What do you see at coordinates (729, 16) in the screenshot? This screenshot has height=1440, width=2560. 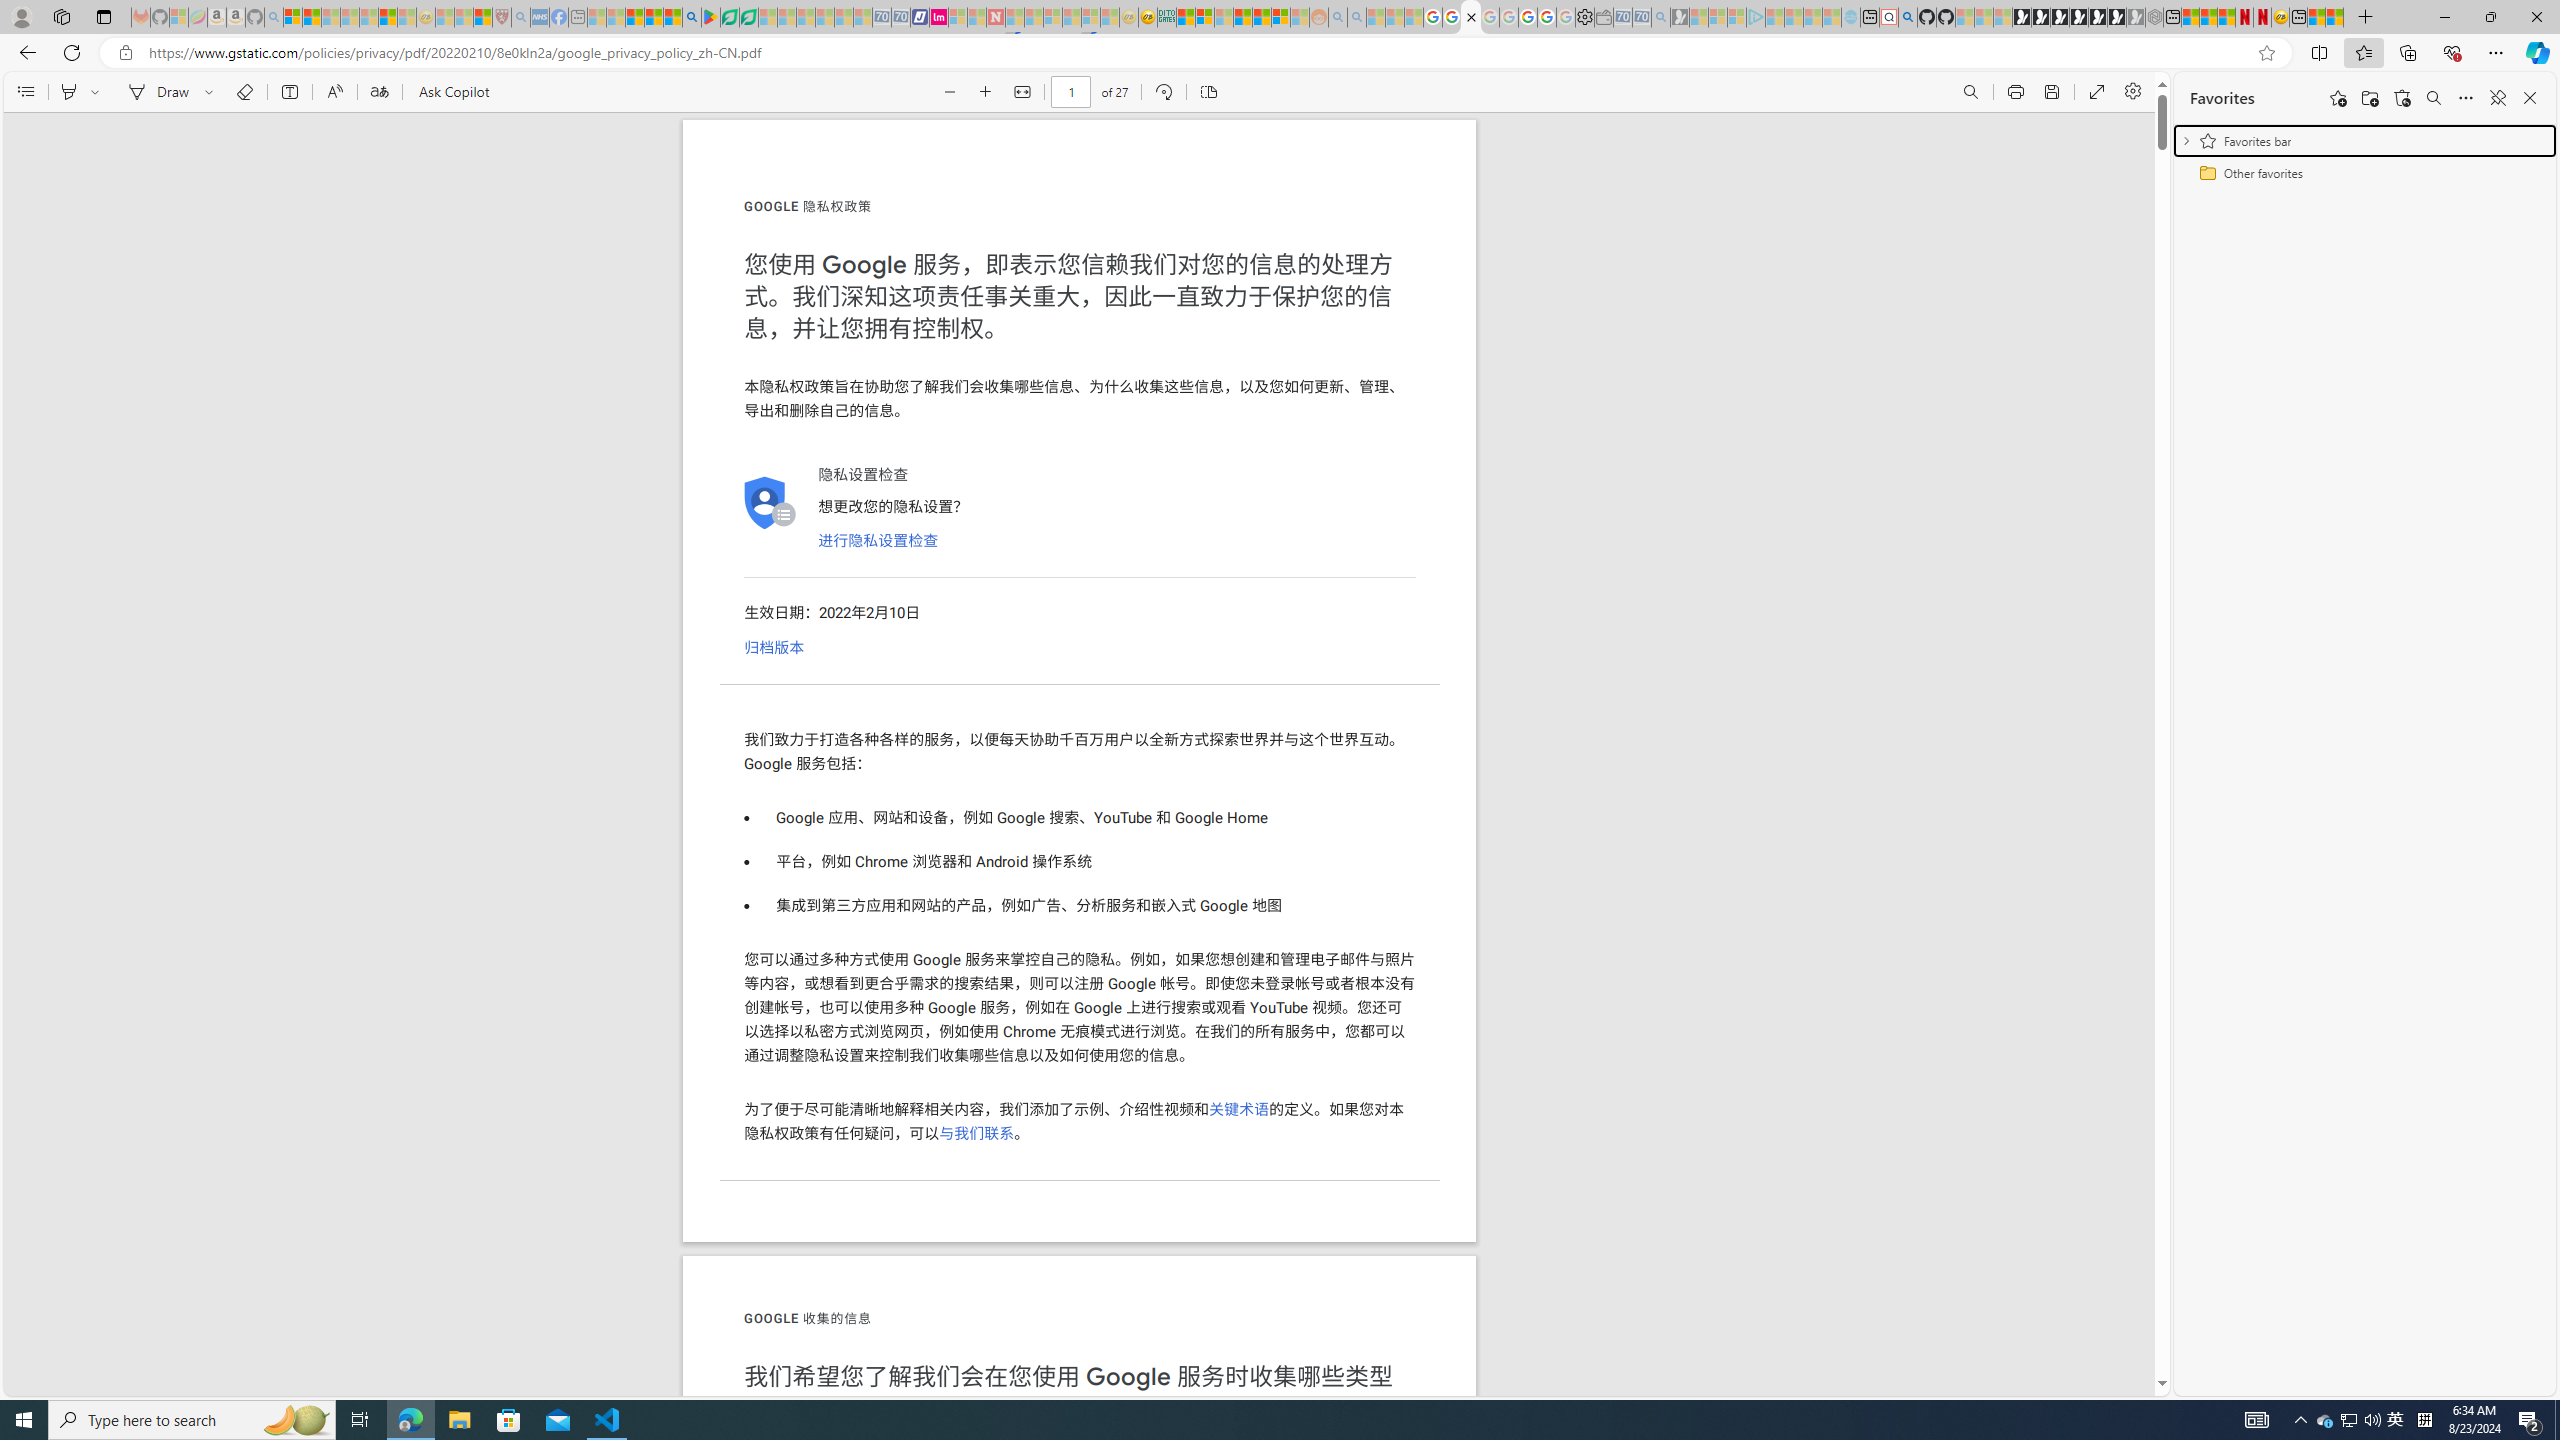 I see `'Terms of Use Agreement'` at bounding box center [729, 16].